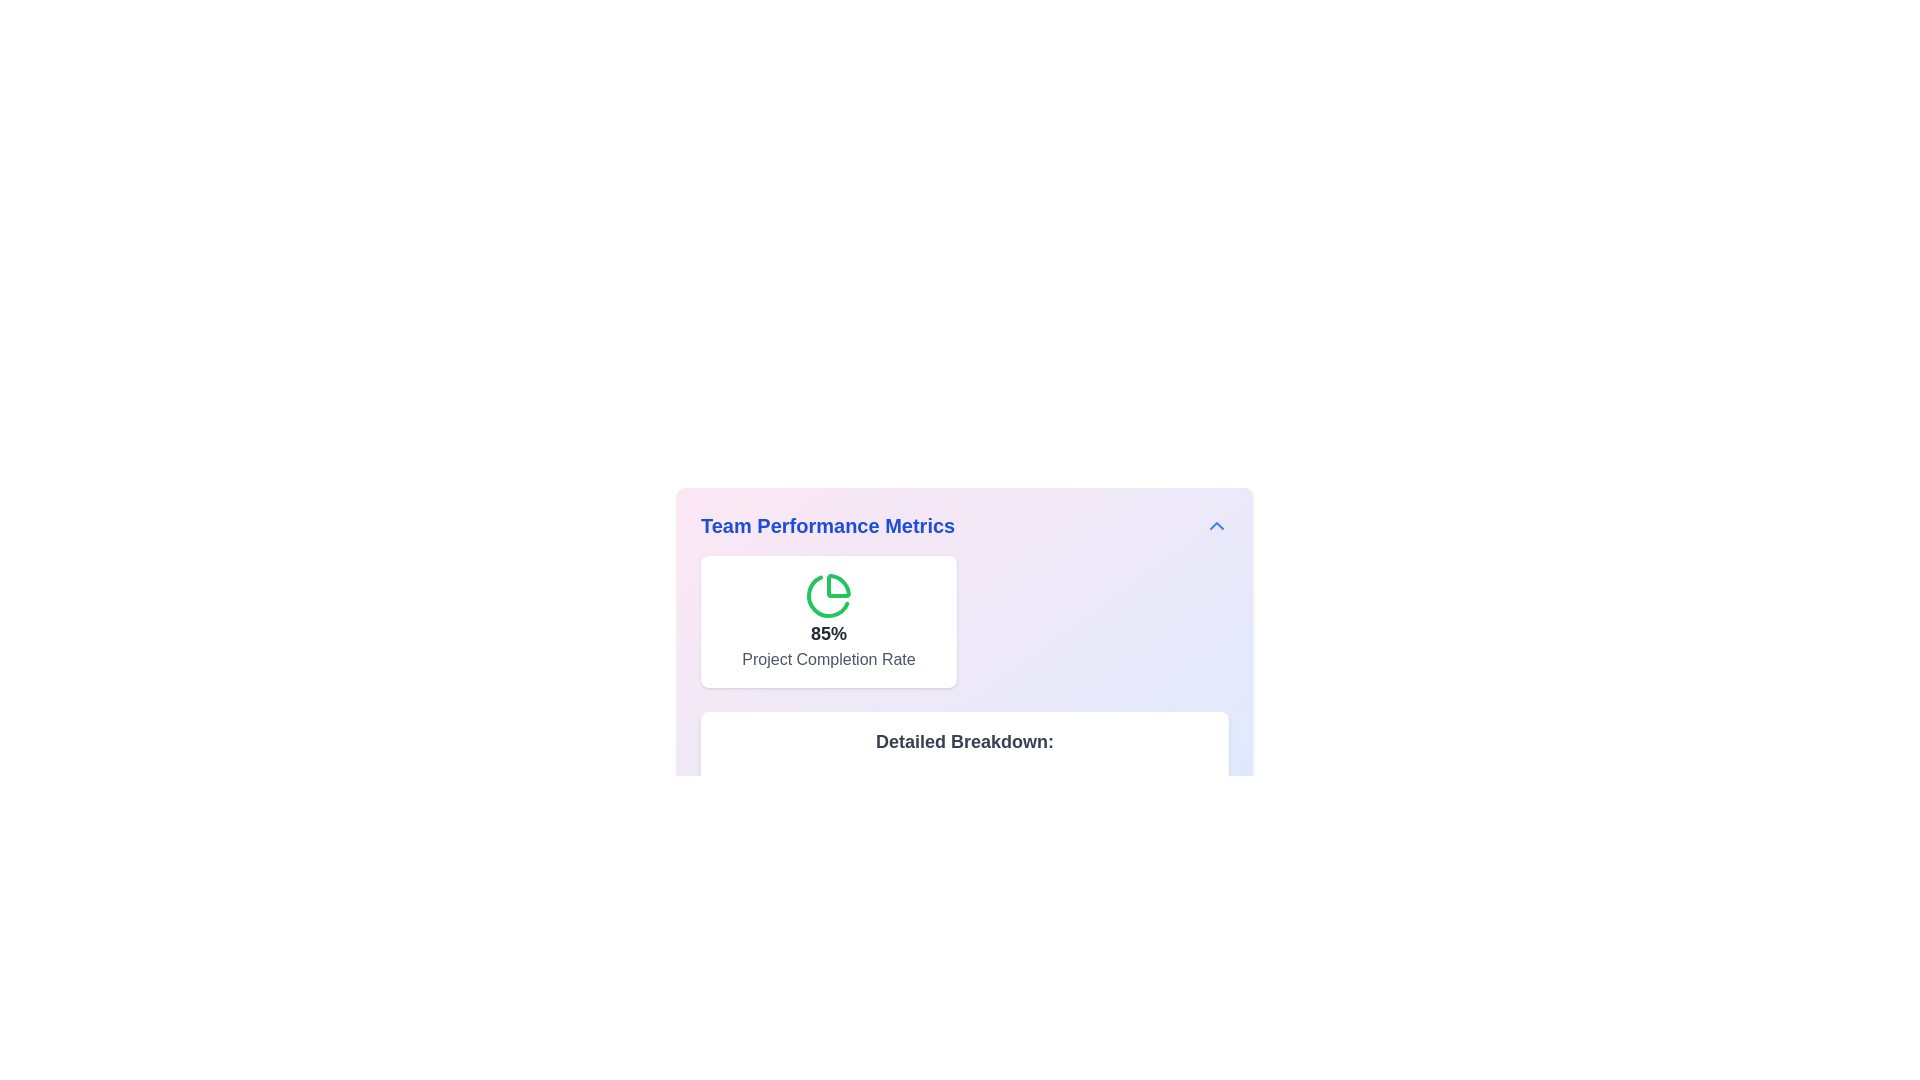  I want to click on the Text Label that describes the project completion rate ('85%') within the 'Team Performance Metrics' card layout, so click(829, 659).